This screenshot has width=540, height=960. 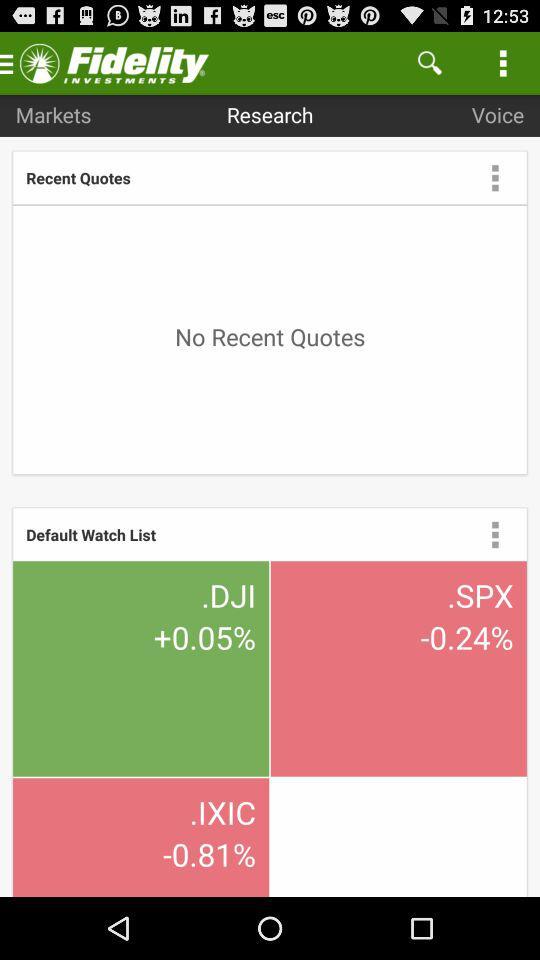 What do you see at coordinates (494, 533) in the screenshot?
I see `options` at bounding box center [494, 533].